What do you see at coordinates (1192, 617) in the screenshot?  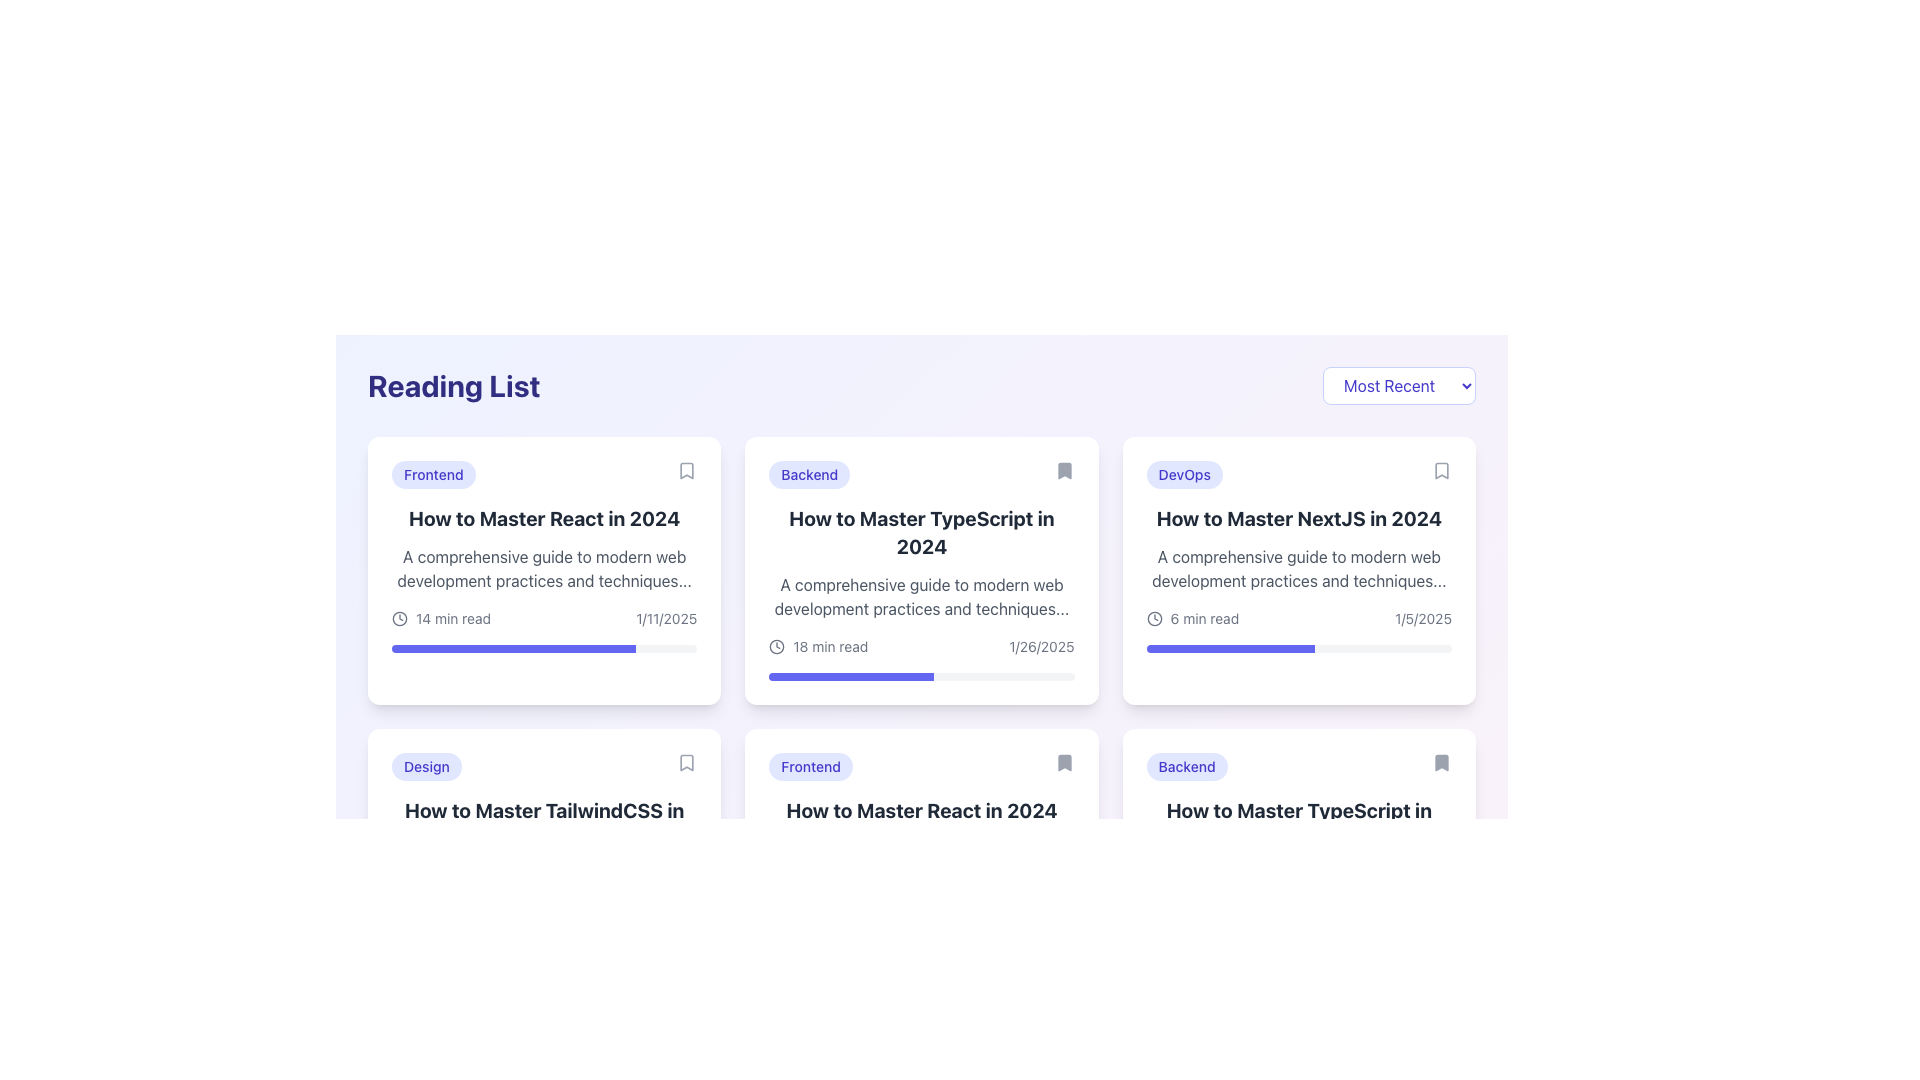 I see `text '6 min read' displayed in a gray label with a clock icon to its left, located towards the bottom-right corner of the 'How to Master NextJS in 2024' card` at bounding box center [1192, 617].